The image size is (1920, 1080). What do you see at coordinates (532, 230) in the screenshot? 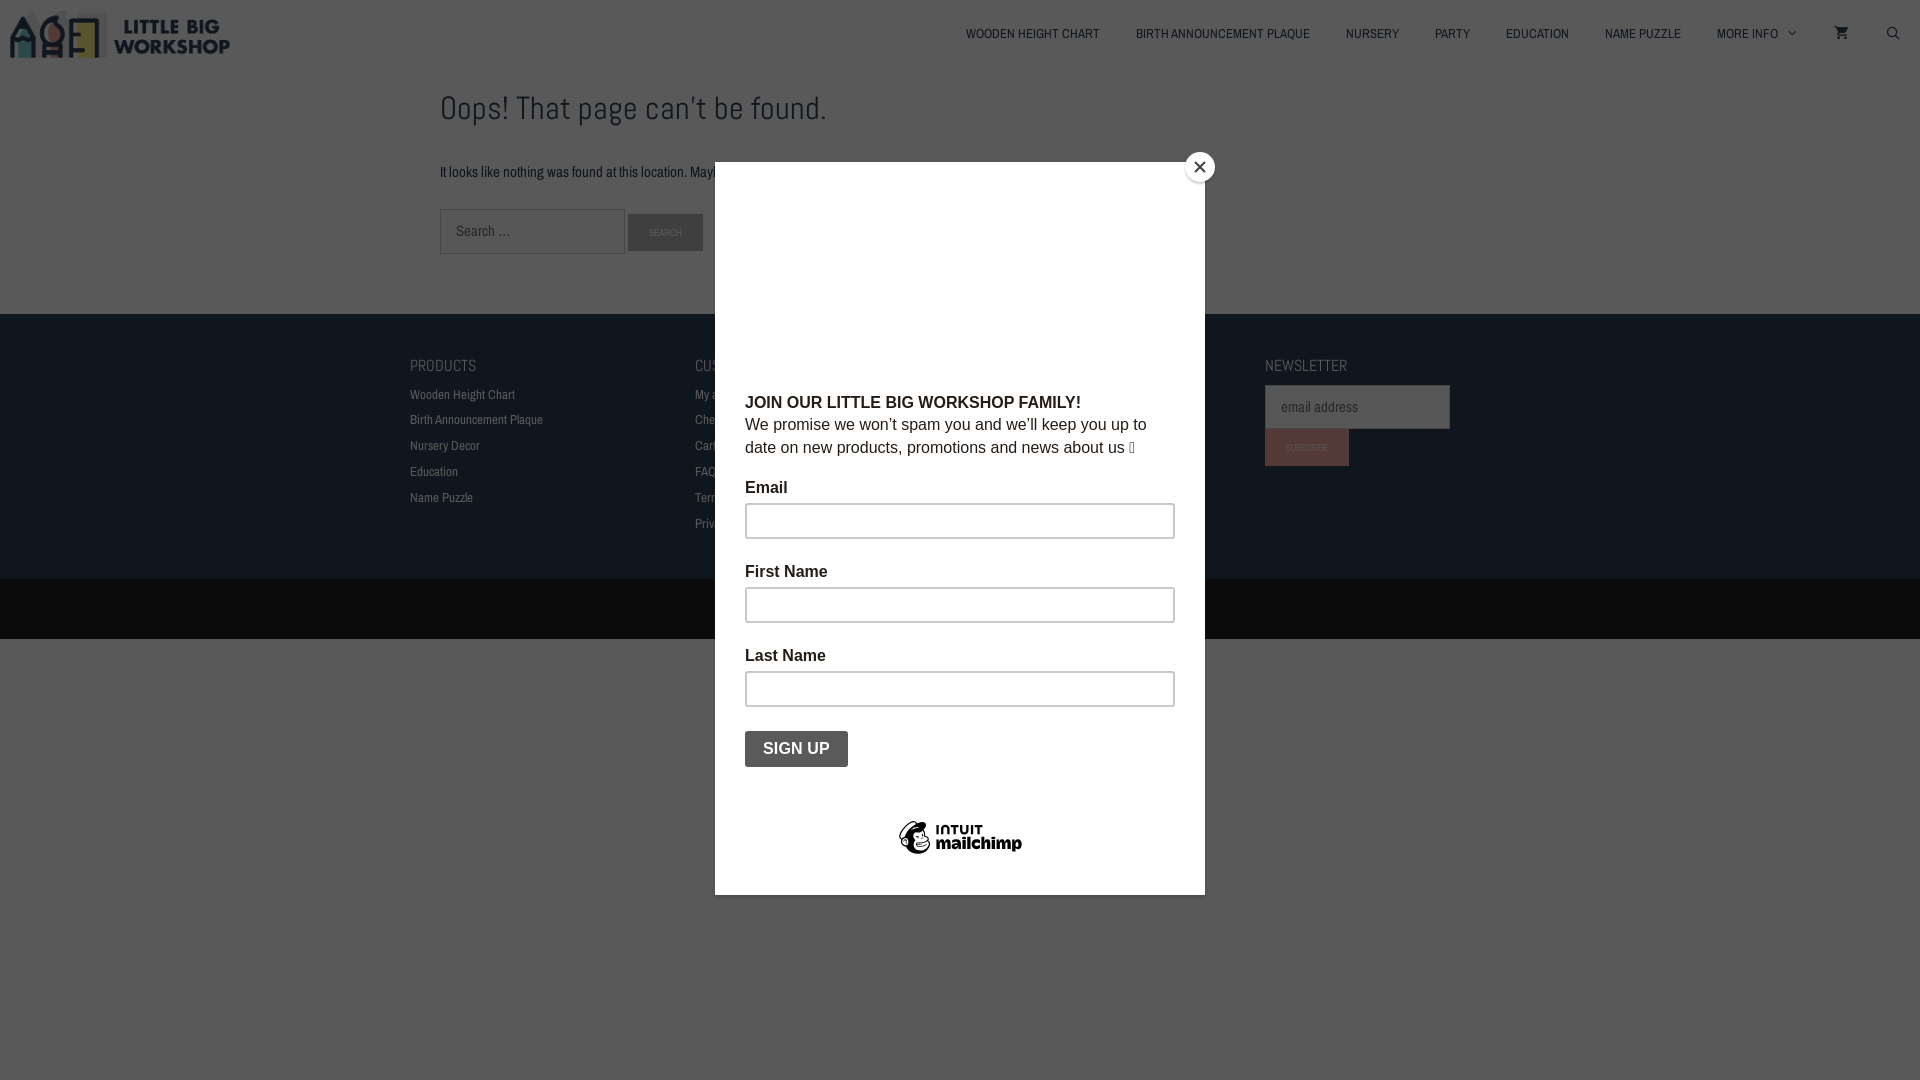
I see `'Search for:'` at bounding box center [532, 230].